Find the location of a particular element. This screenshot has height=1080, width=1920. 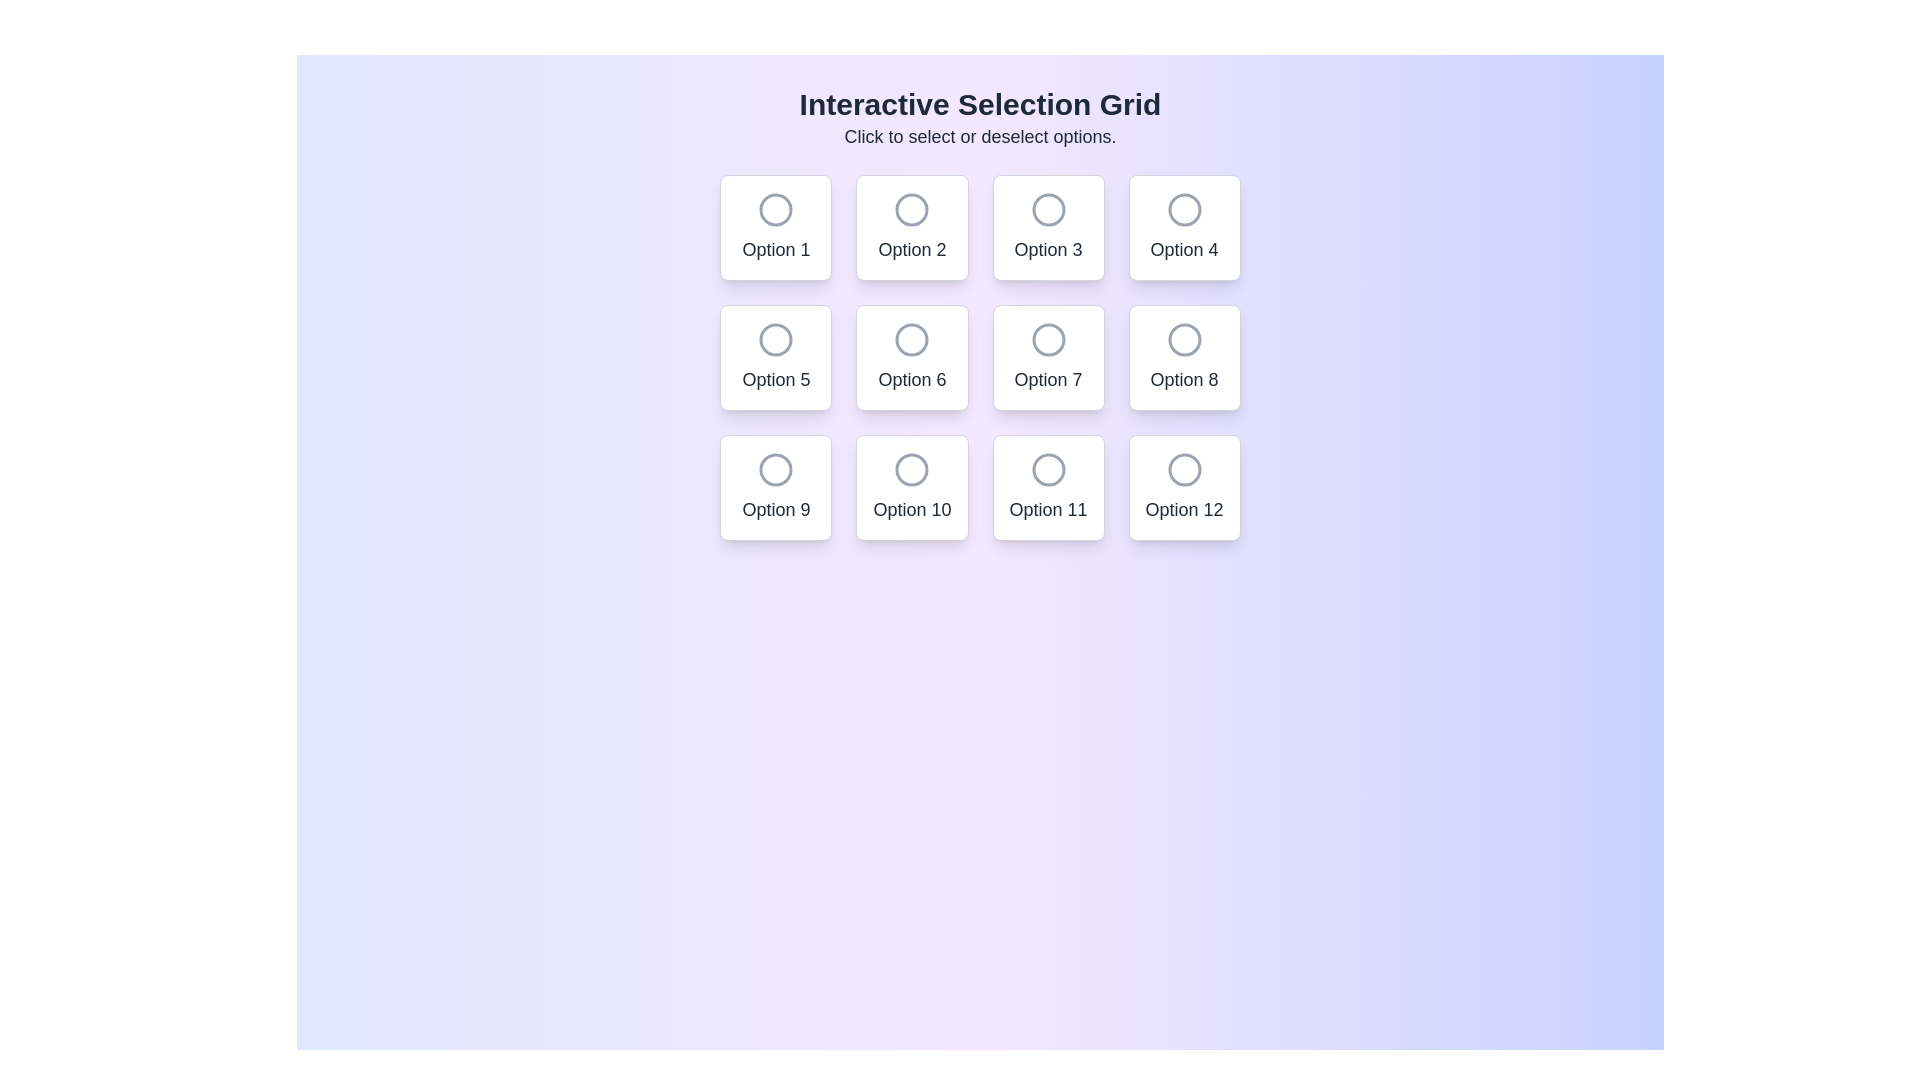

the header text of the grid is located at coordinates (980, 104).